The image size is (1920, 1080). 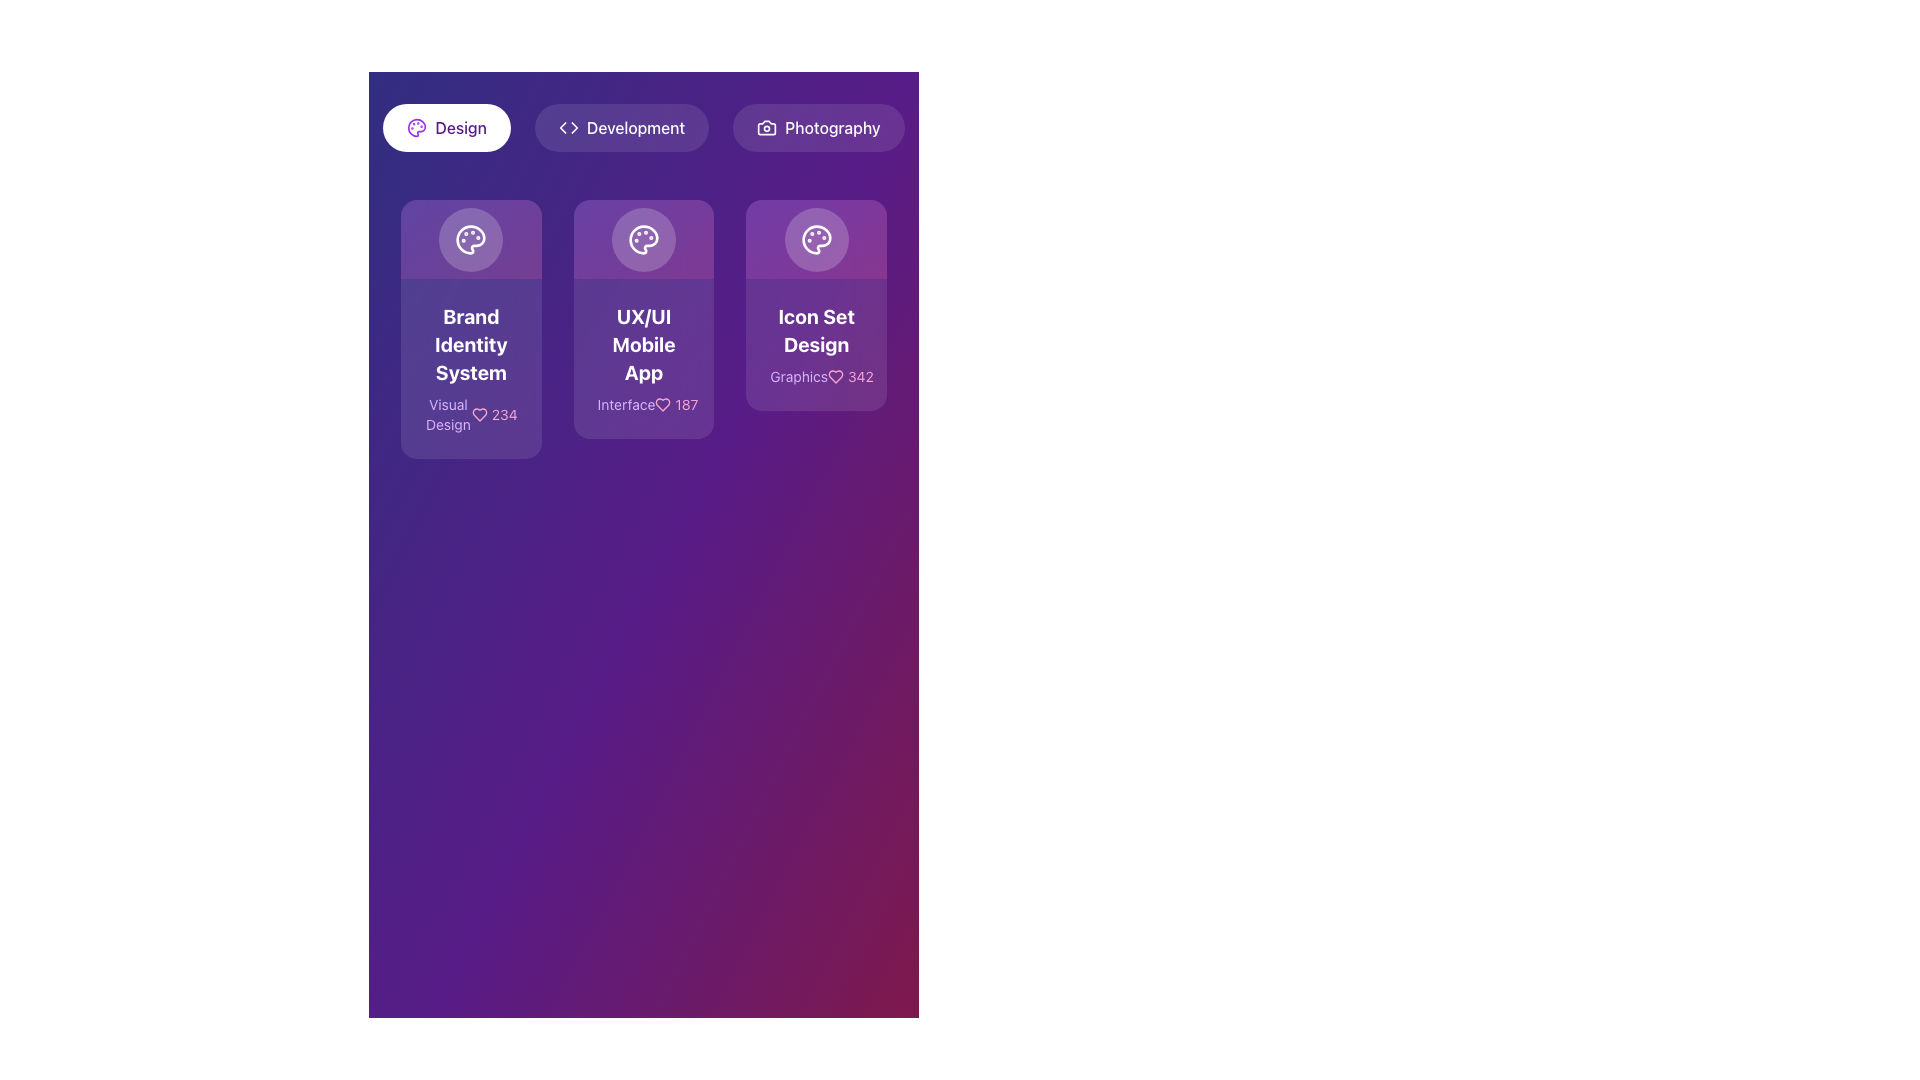 What do you see at coordinates (470, 238) in the screenshot?
I see `the circular button with an artist's palette icon, located in the top-left card above the text 'Brand Identity System'` at bounding box center [470, 238].